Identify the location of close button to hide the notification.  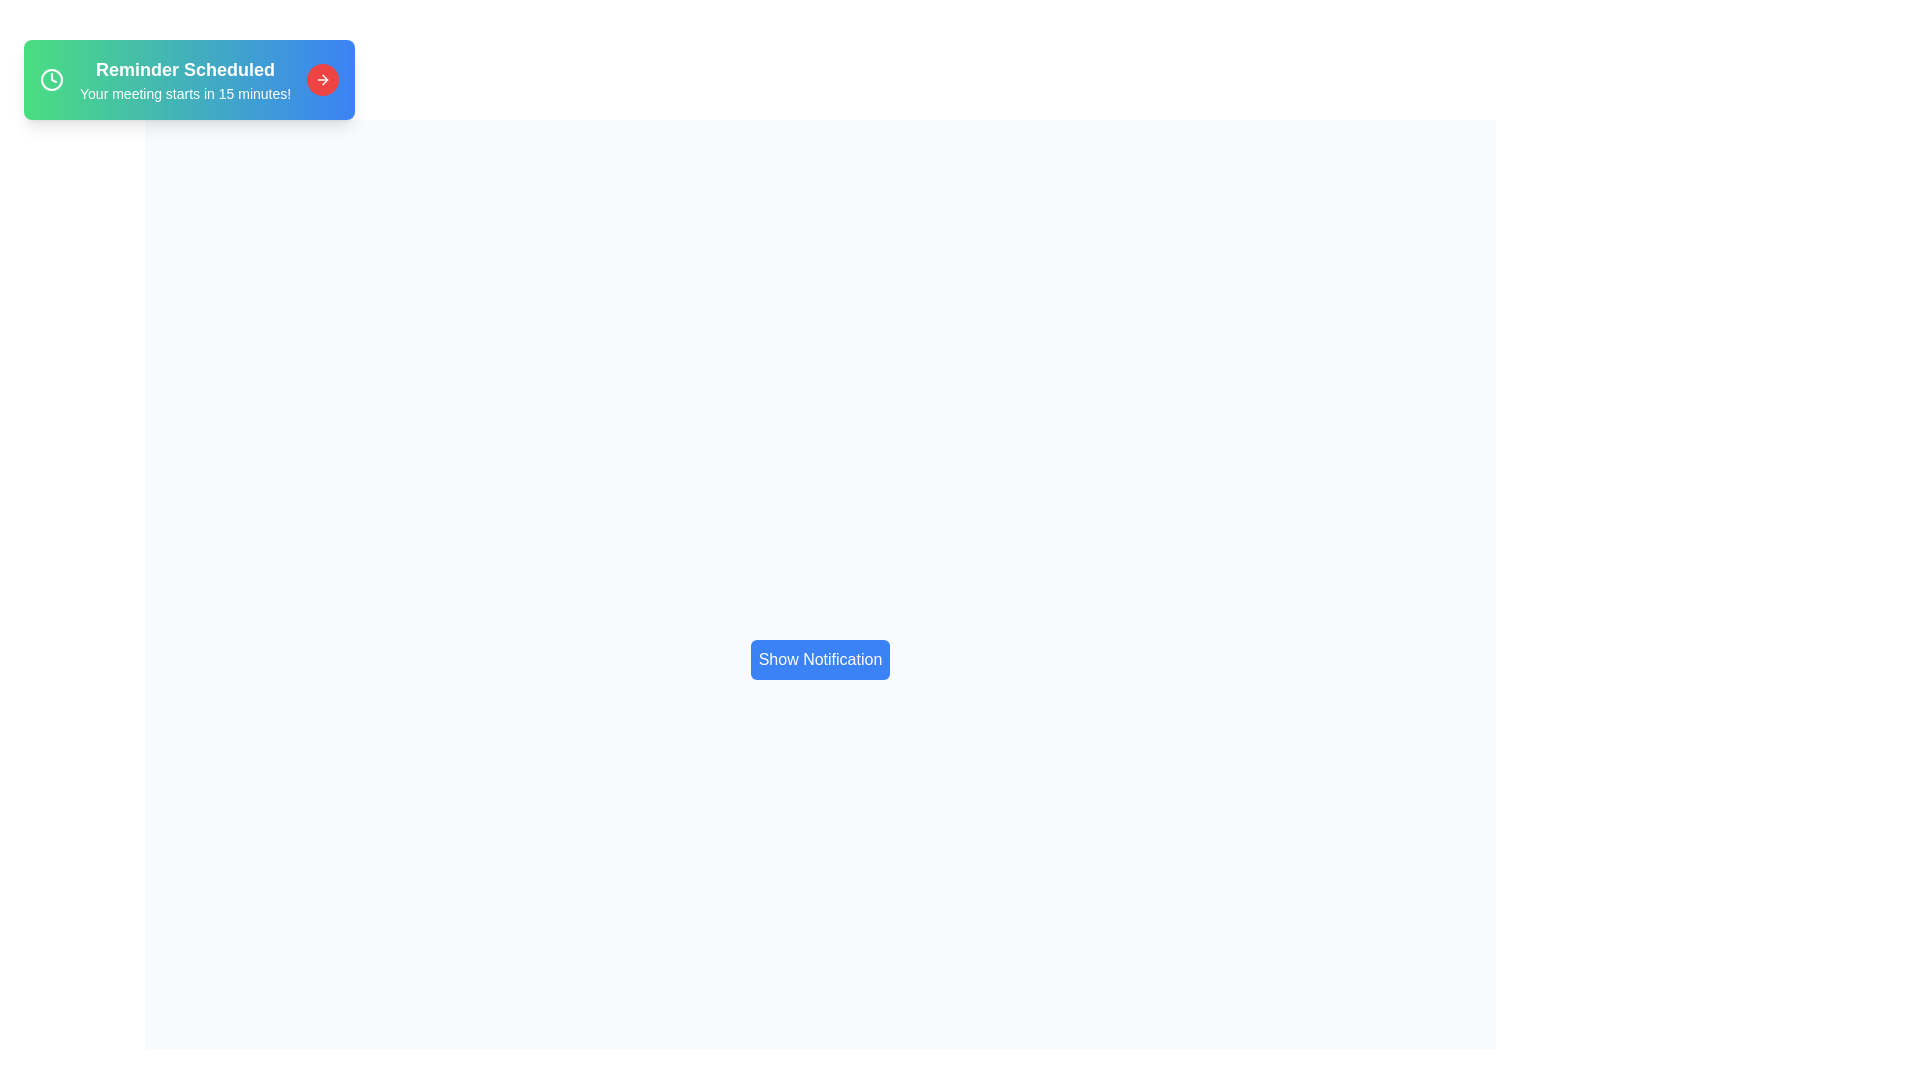
(323, 79).